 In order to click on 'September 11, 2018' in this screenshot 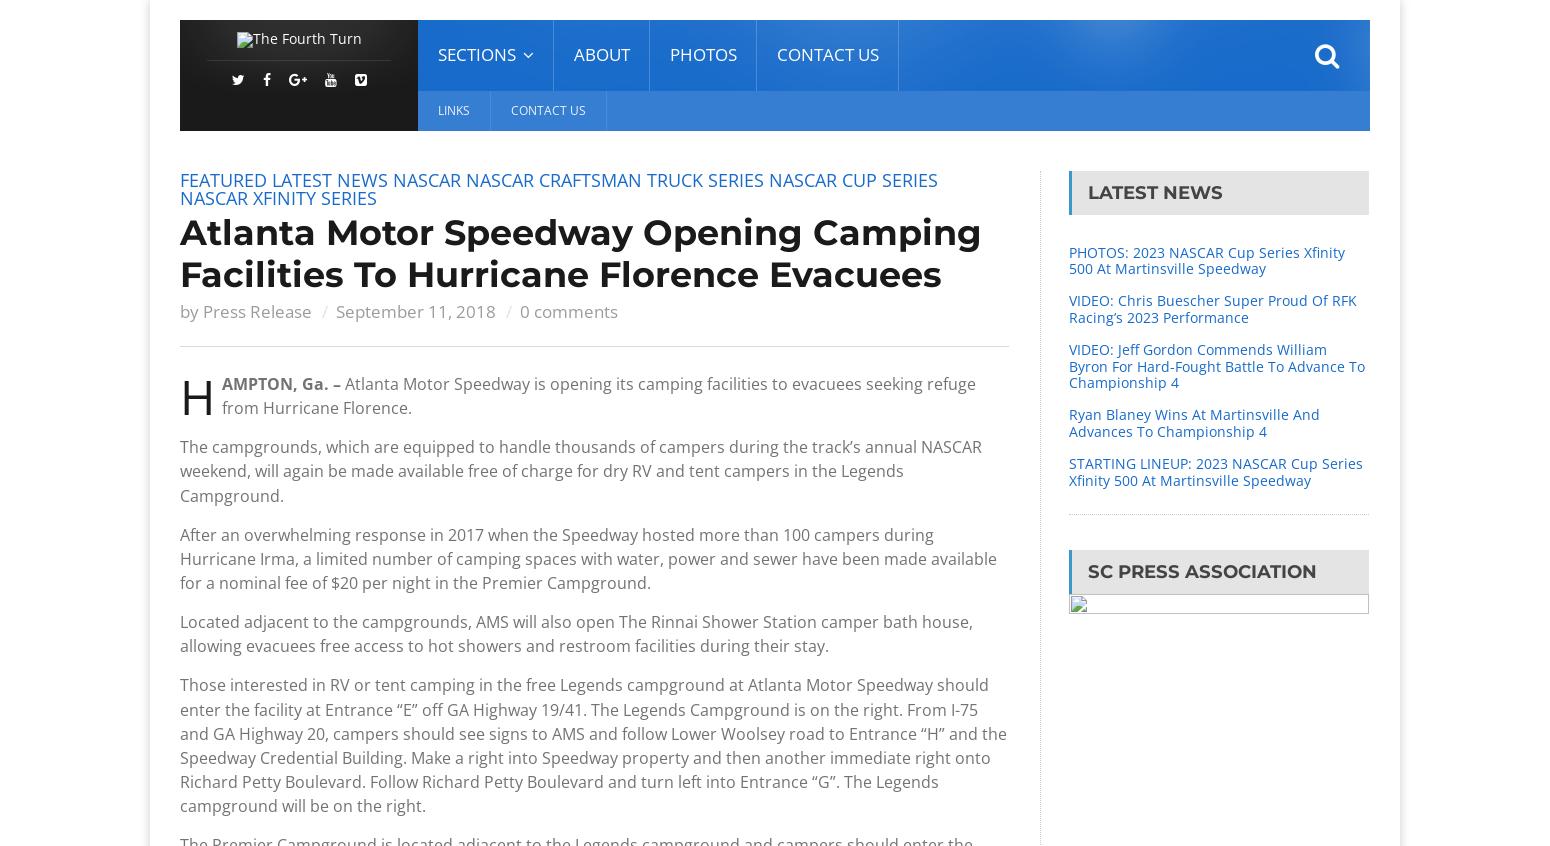, I will do `click(416, 310)`.